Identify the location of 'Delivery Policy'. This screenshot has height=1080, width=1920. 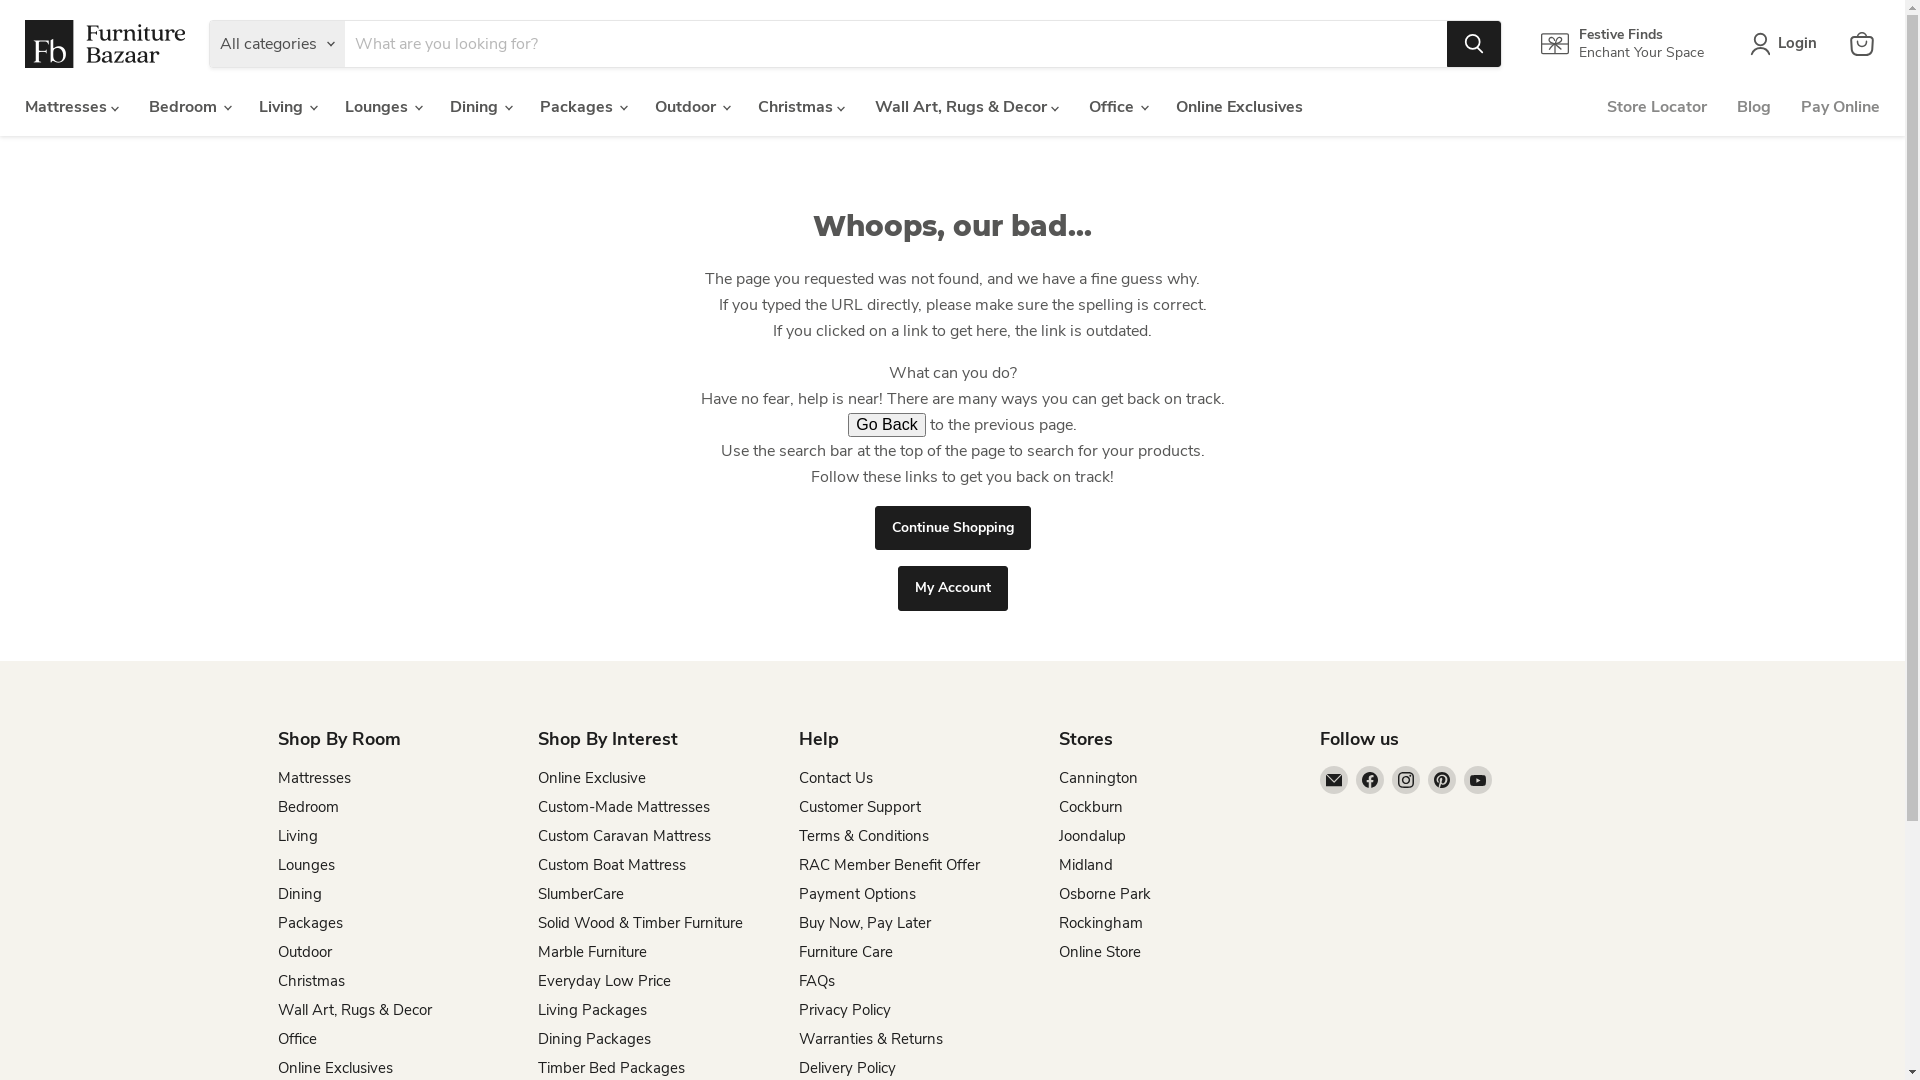
(846, 1067).